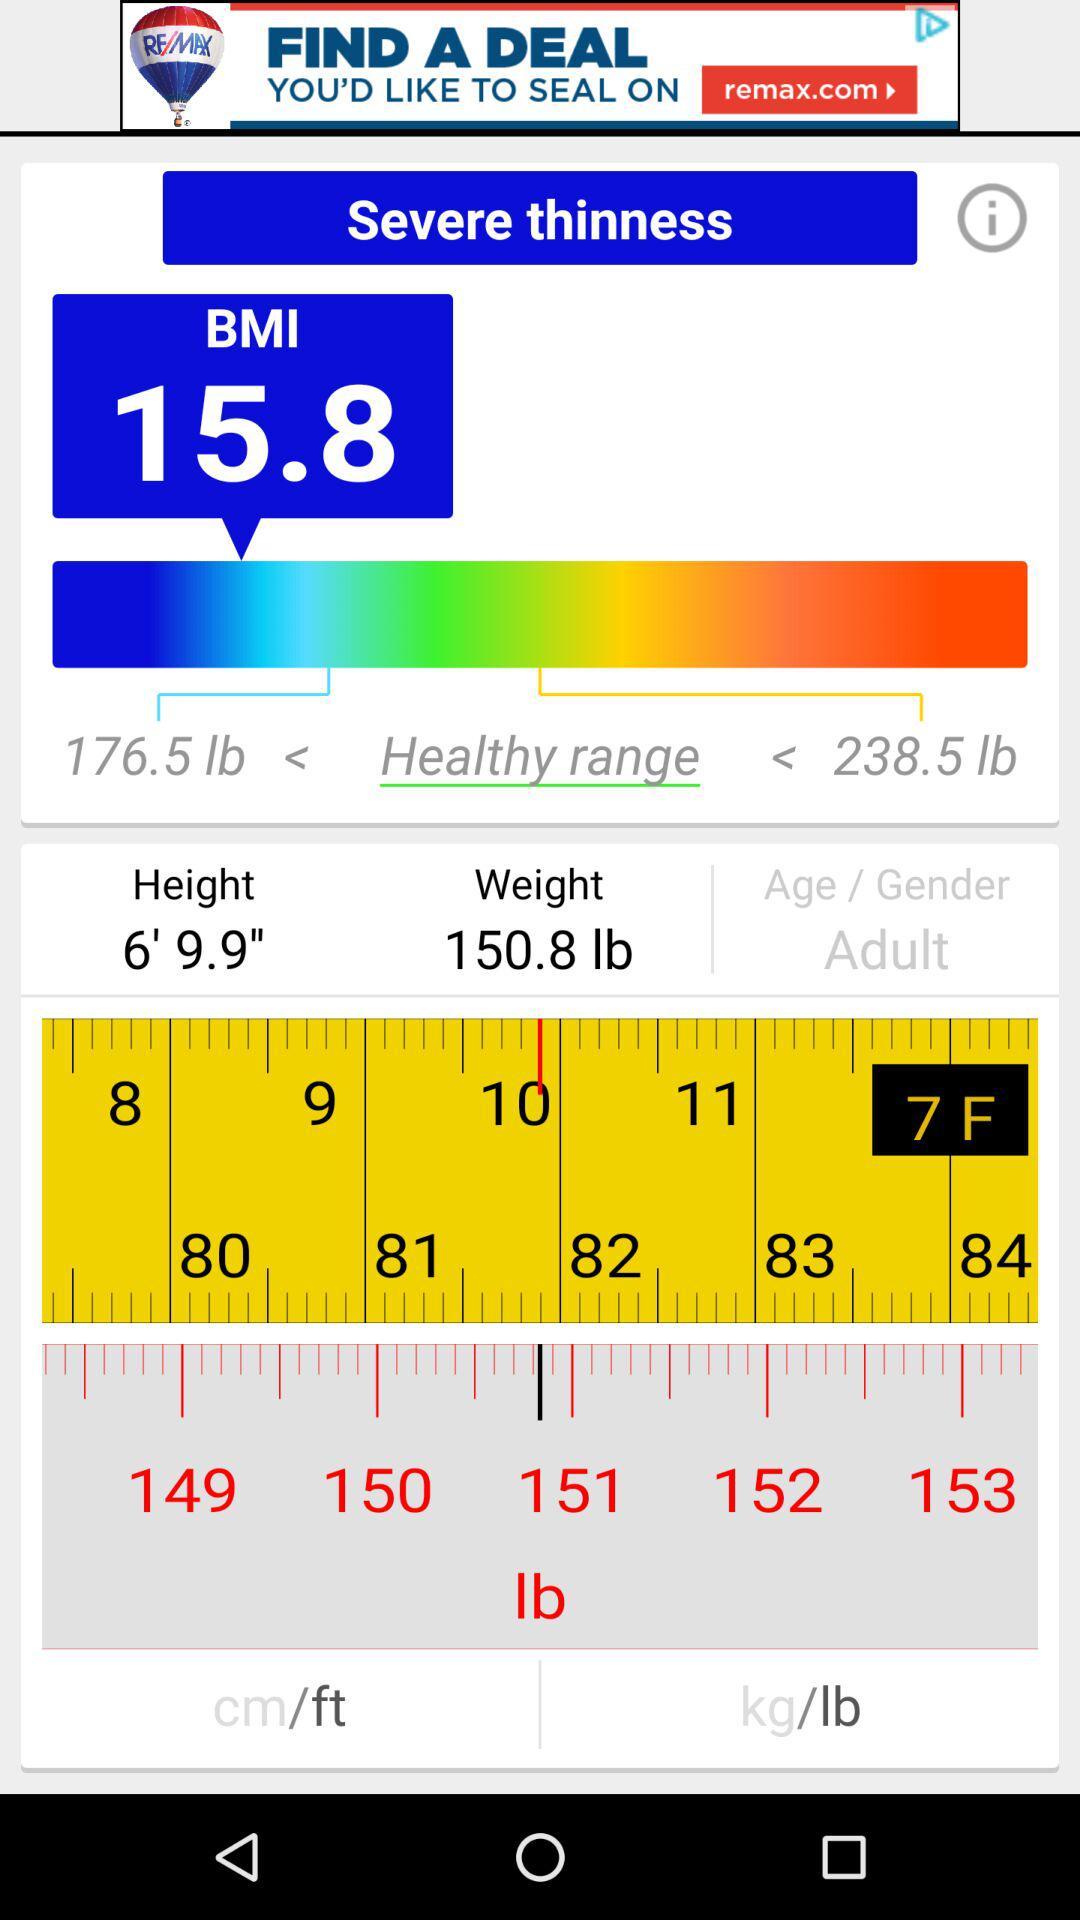  Describe the element at coordinates (971, 217) in the screenshot. I see `the info icon` at that location.